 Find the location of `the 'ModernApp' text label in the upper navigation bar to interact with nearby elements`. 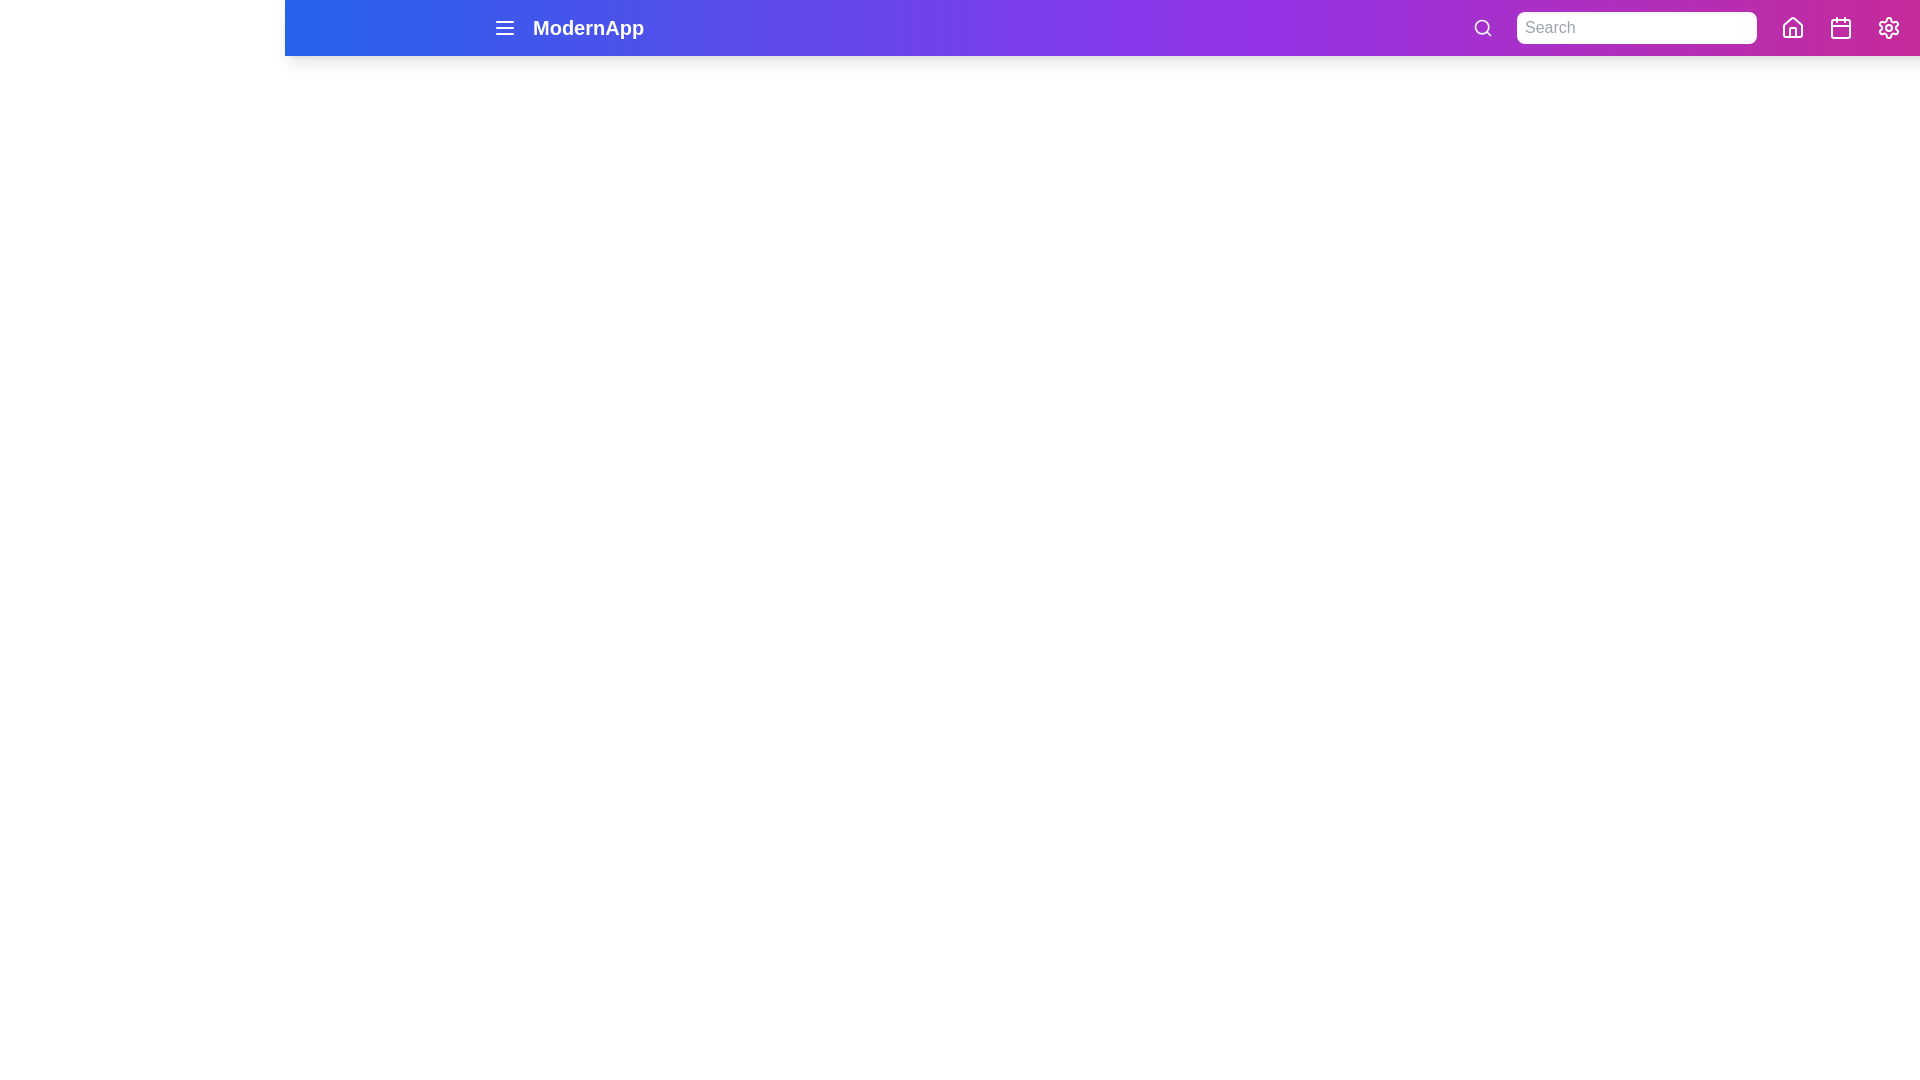

the 'ModernApp' text label in the upper navigation bar to interact with nearby elements is located at coordinates (587, 27).